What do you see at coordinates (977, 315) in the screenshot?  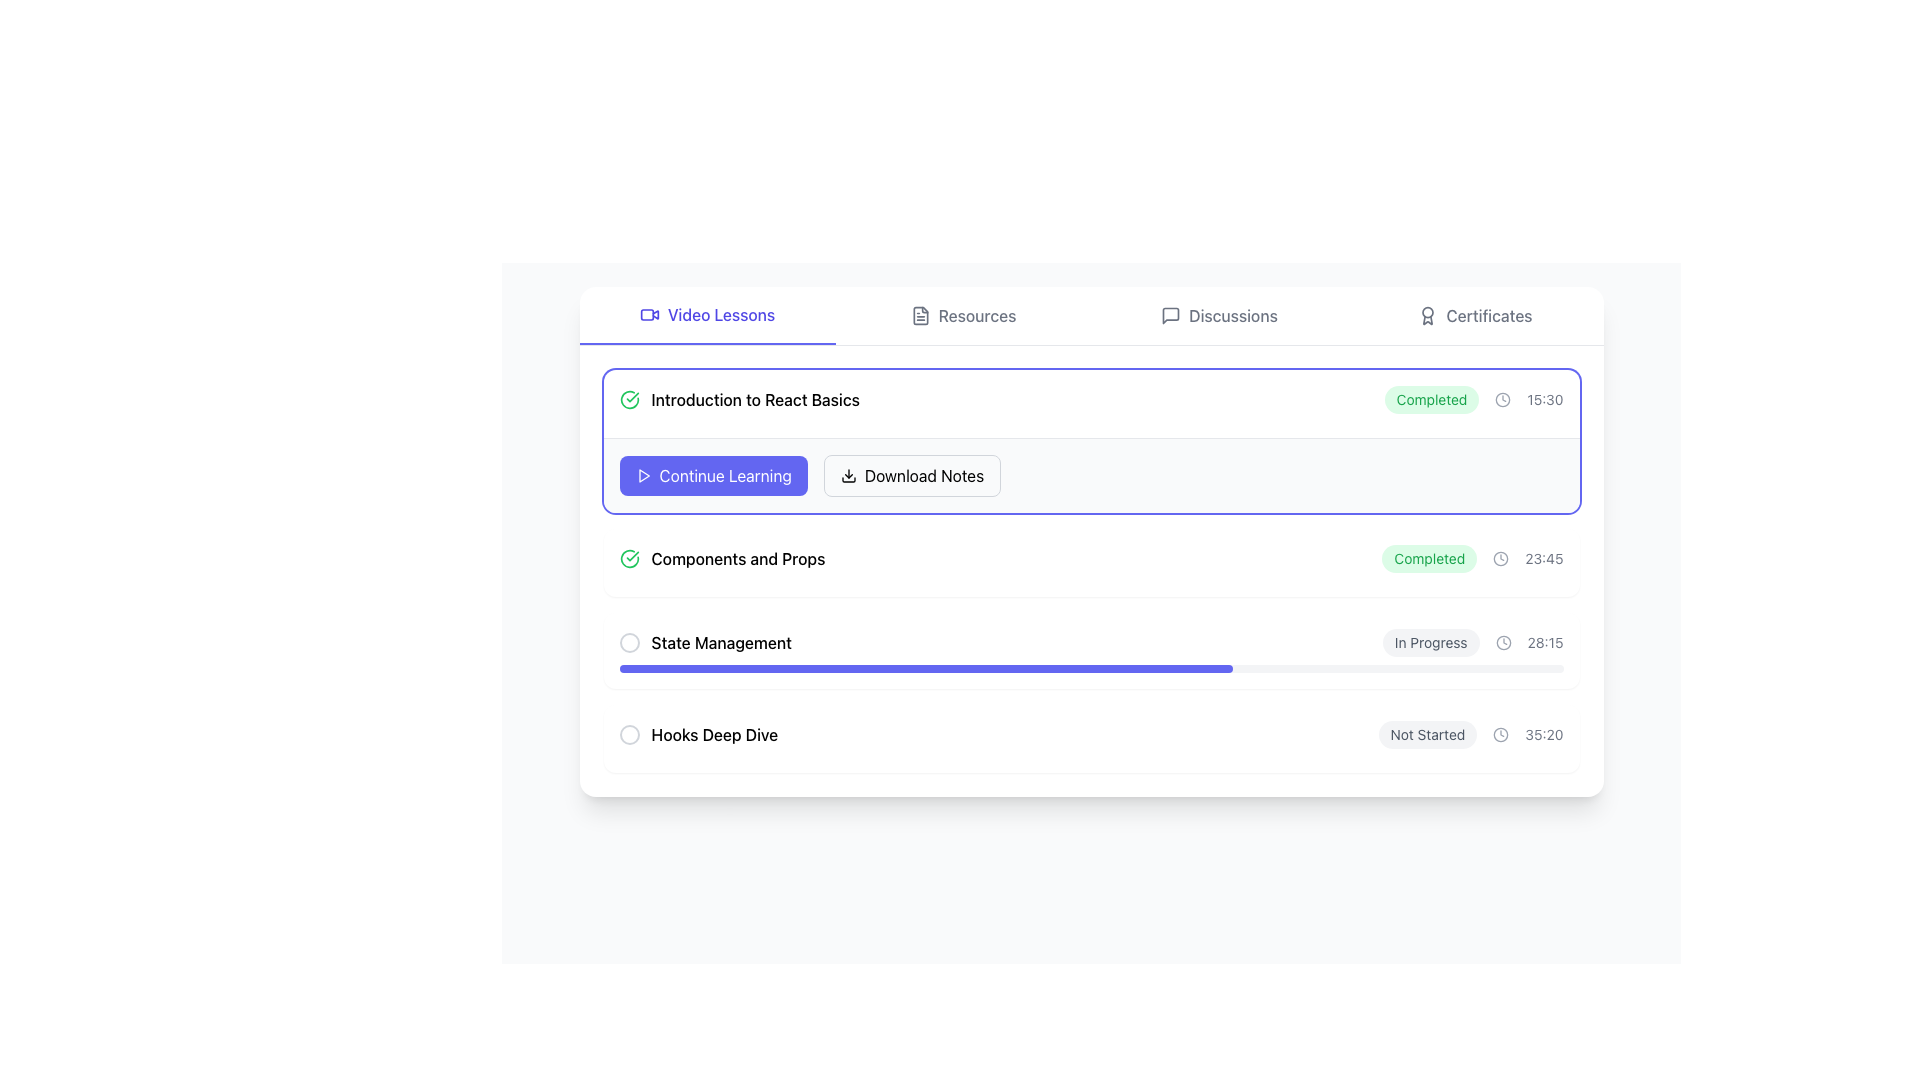 I see `the 'Resources' navigational link in the top menu` at bounding box center [977, 315].